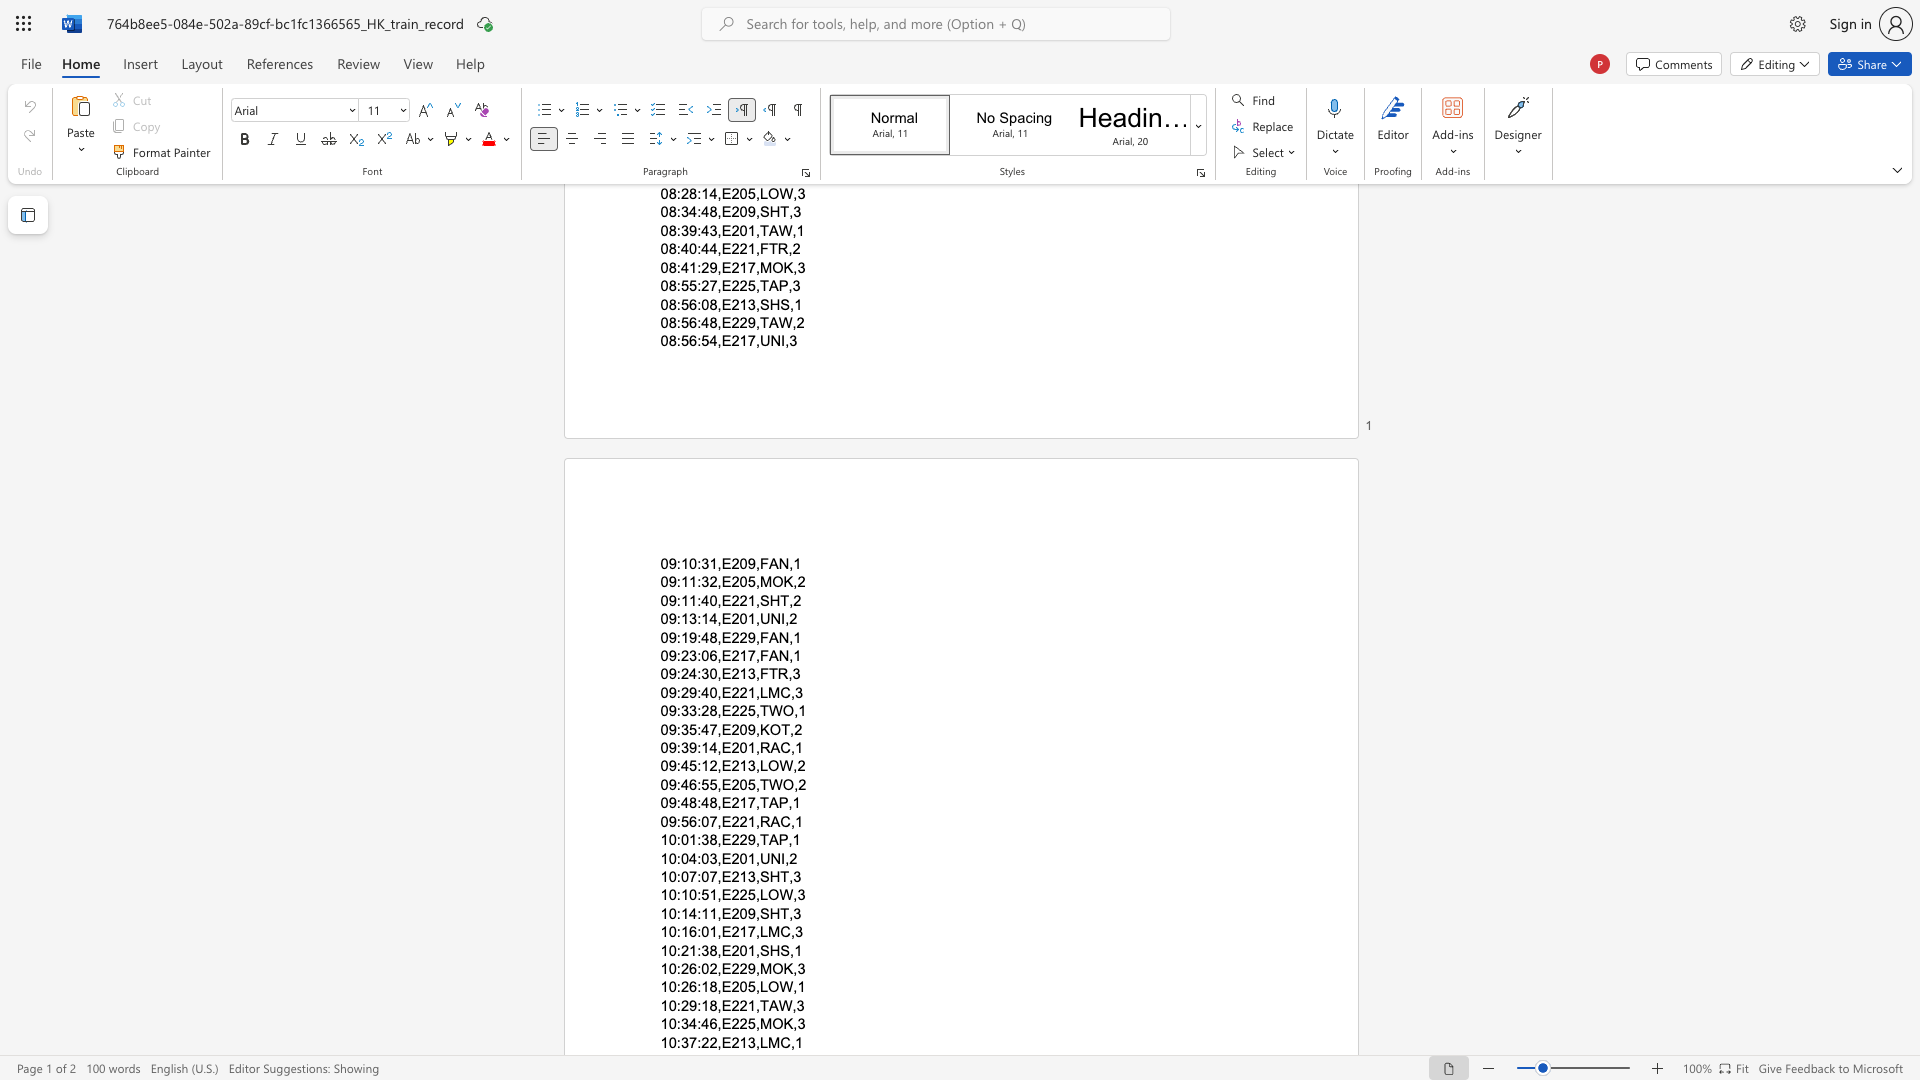 This screenshot has height=1080, width=1920. I want to click on the subset text ":12,E213,L" within the text "09:45:12,E213,LOW,2", so click(697, 765).